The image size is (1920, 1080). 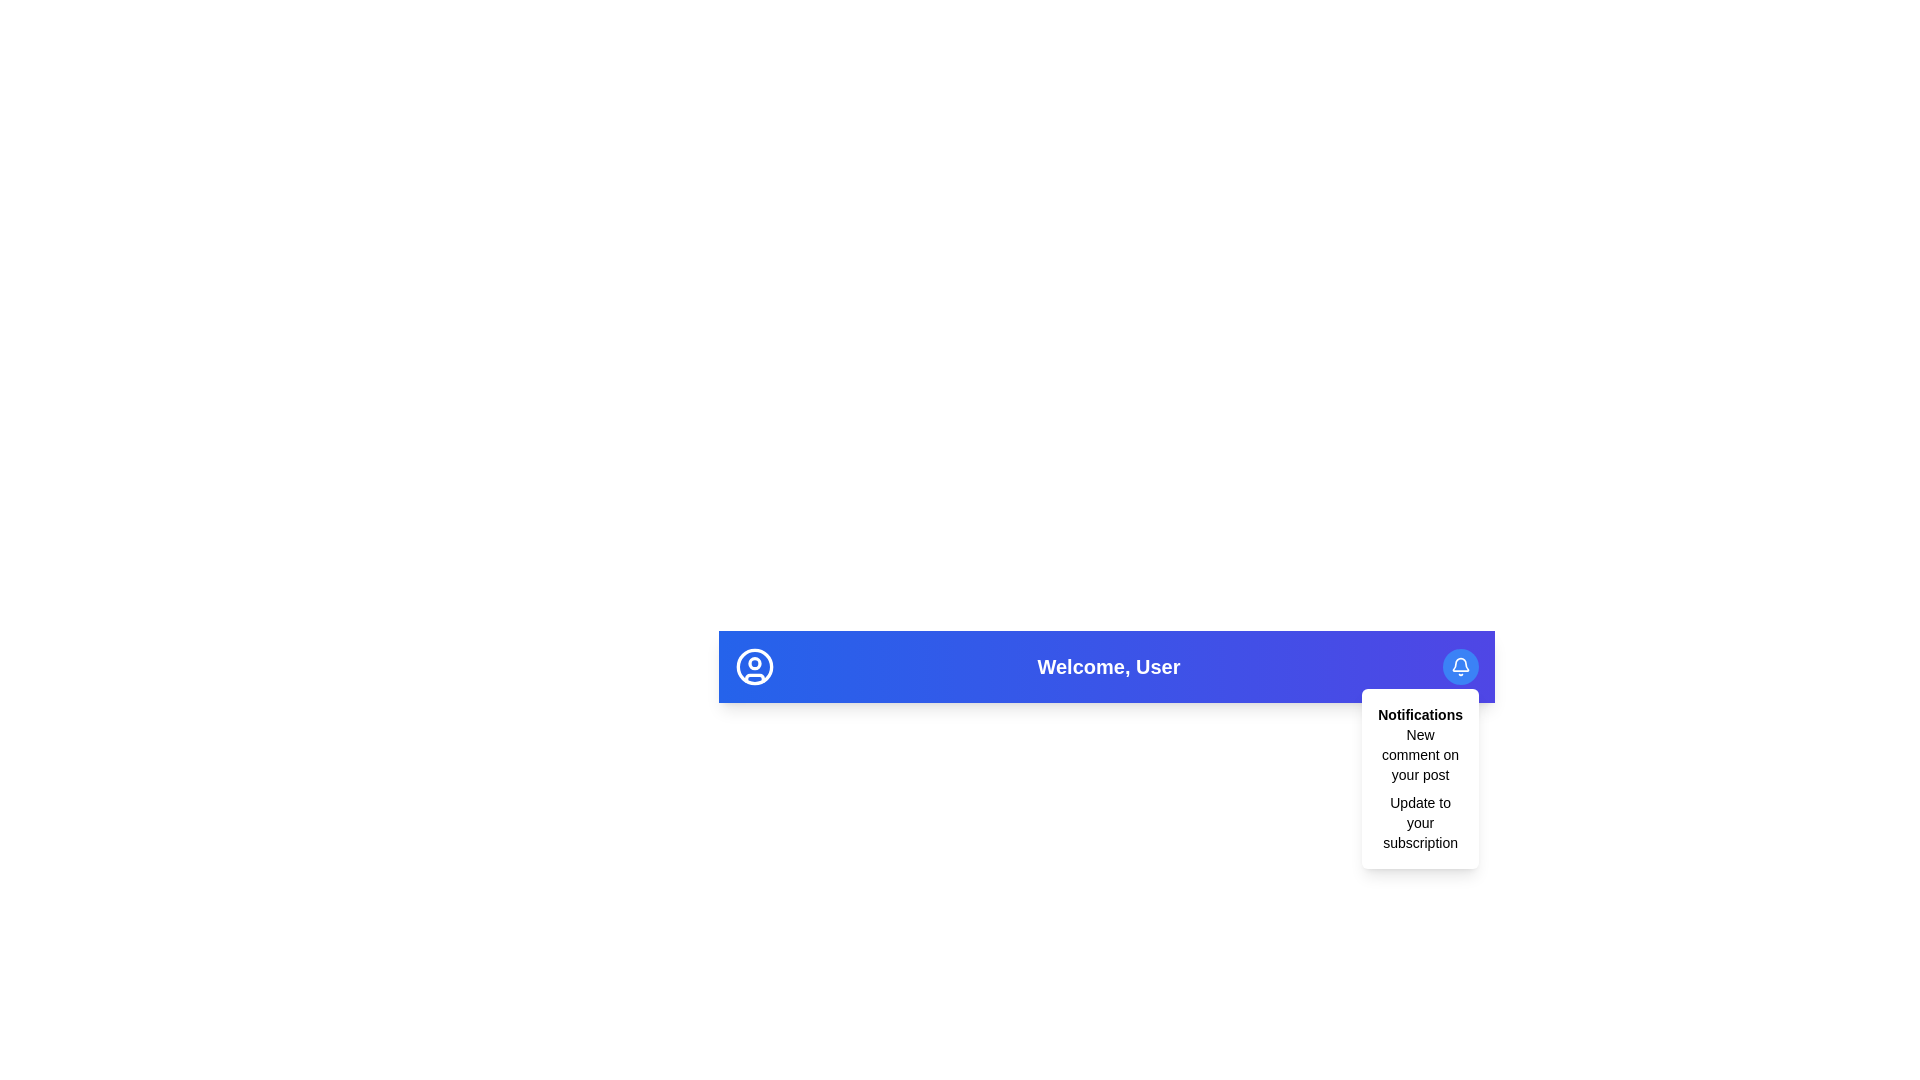 I want to click on the multi-line text label displaying 'New comment on your post' located within the dropdown menu under the bell icon in the top right corner of the interface, so click(x=1419, y=755).